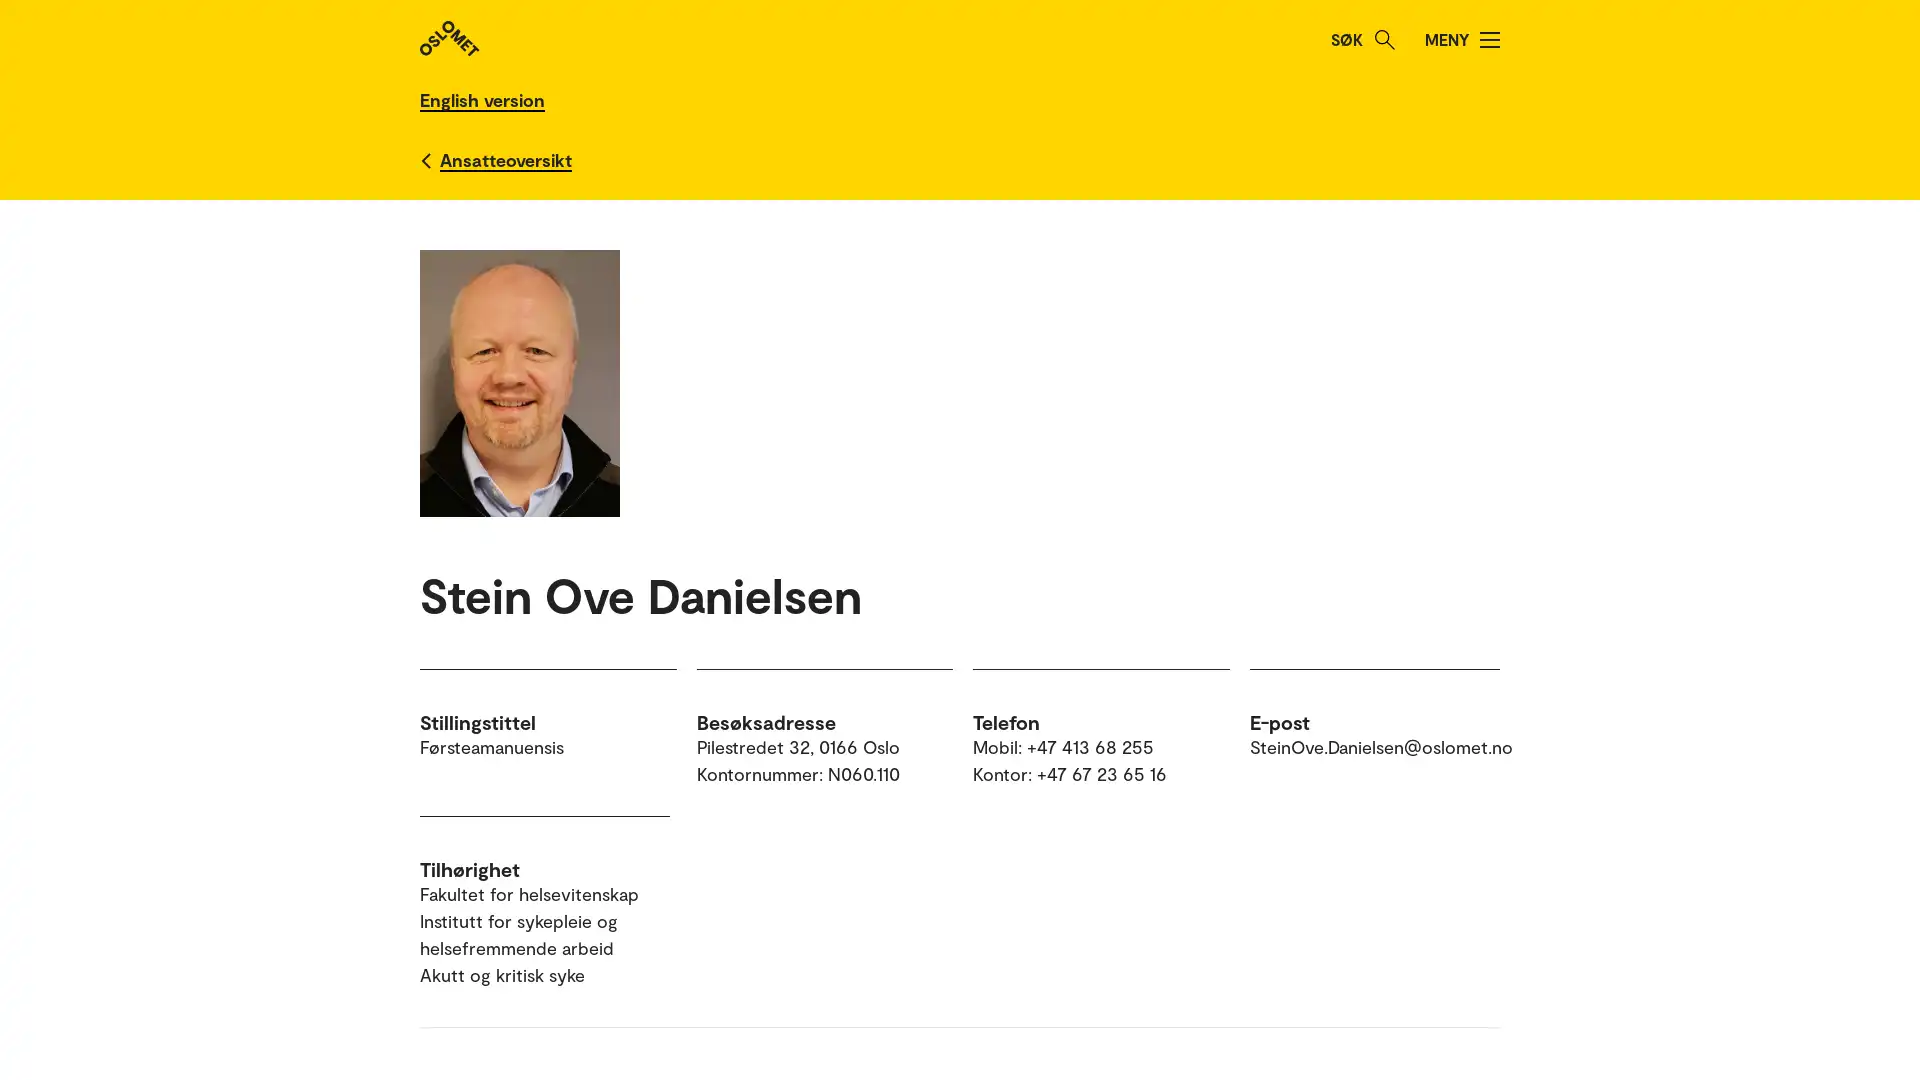  Describe the element at coordinates (1384, 39) in the screenshot. I see `Sk` at that location.